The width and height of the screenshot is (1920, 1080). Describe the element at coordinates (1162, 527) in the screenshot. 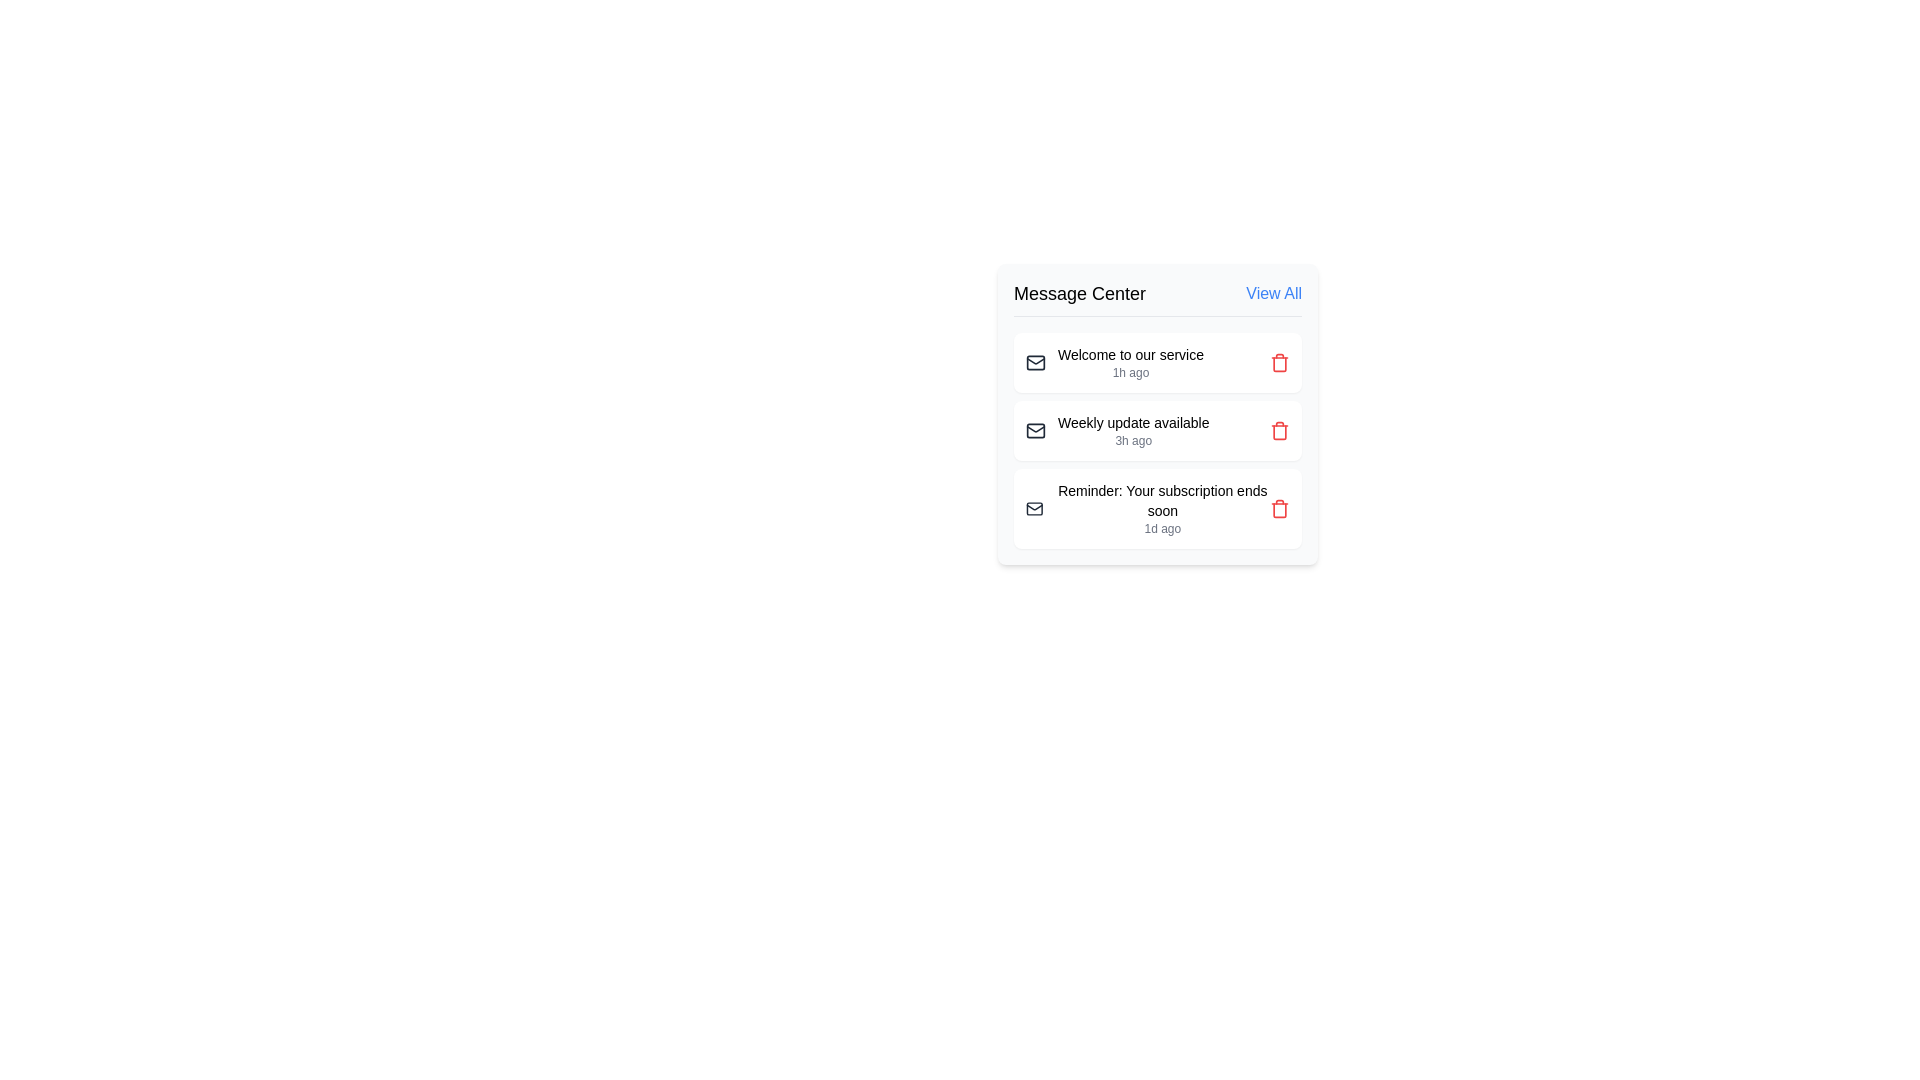

I see `the text label reading '1d ago' in light gray color, located beneath the notification message 'Reminder: Your subscription ends soon' in the 'Message Center' section` at that location.